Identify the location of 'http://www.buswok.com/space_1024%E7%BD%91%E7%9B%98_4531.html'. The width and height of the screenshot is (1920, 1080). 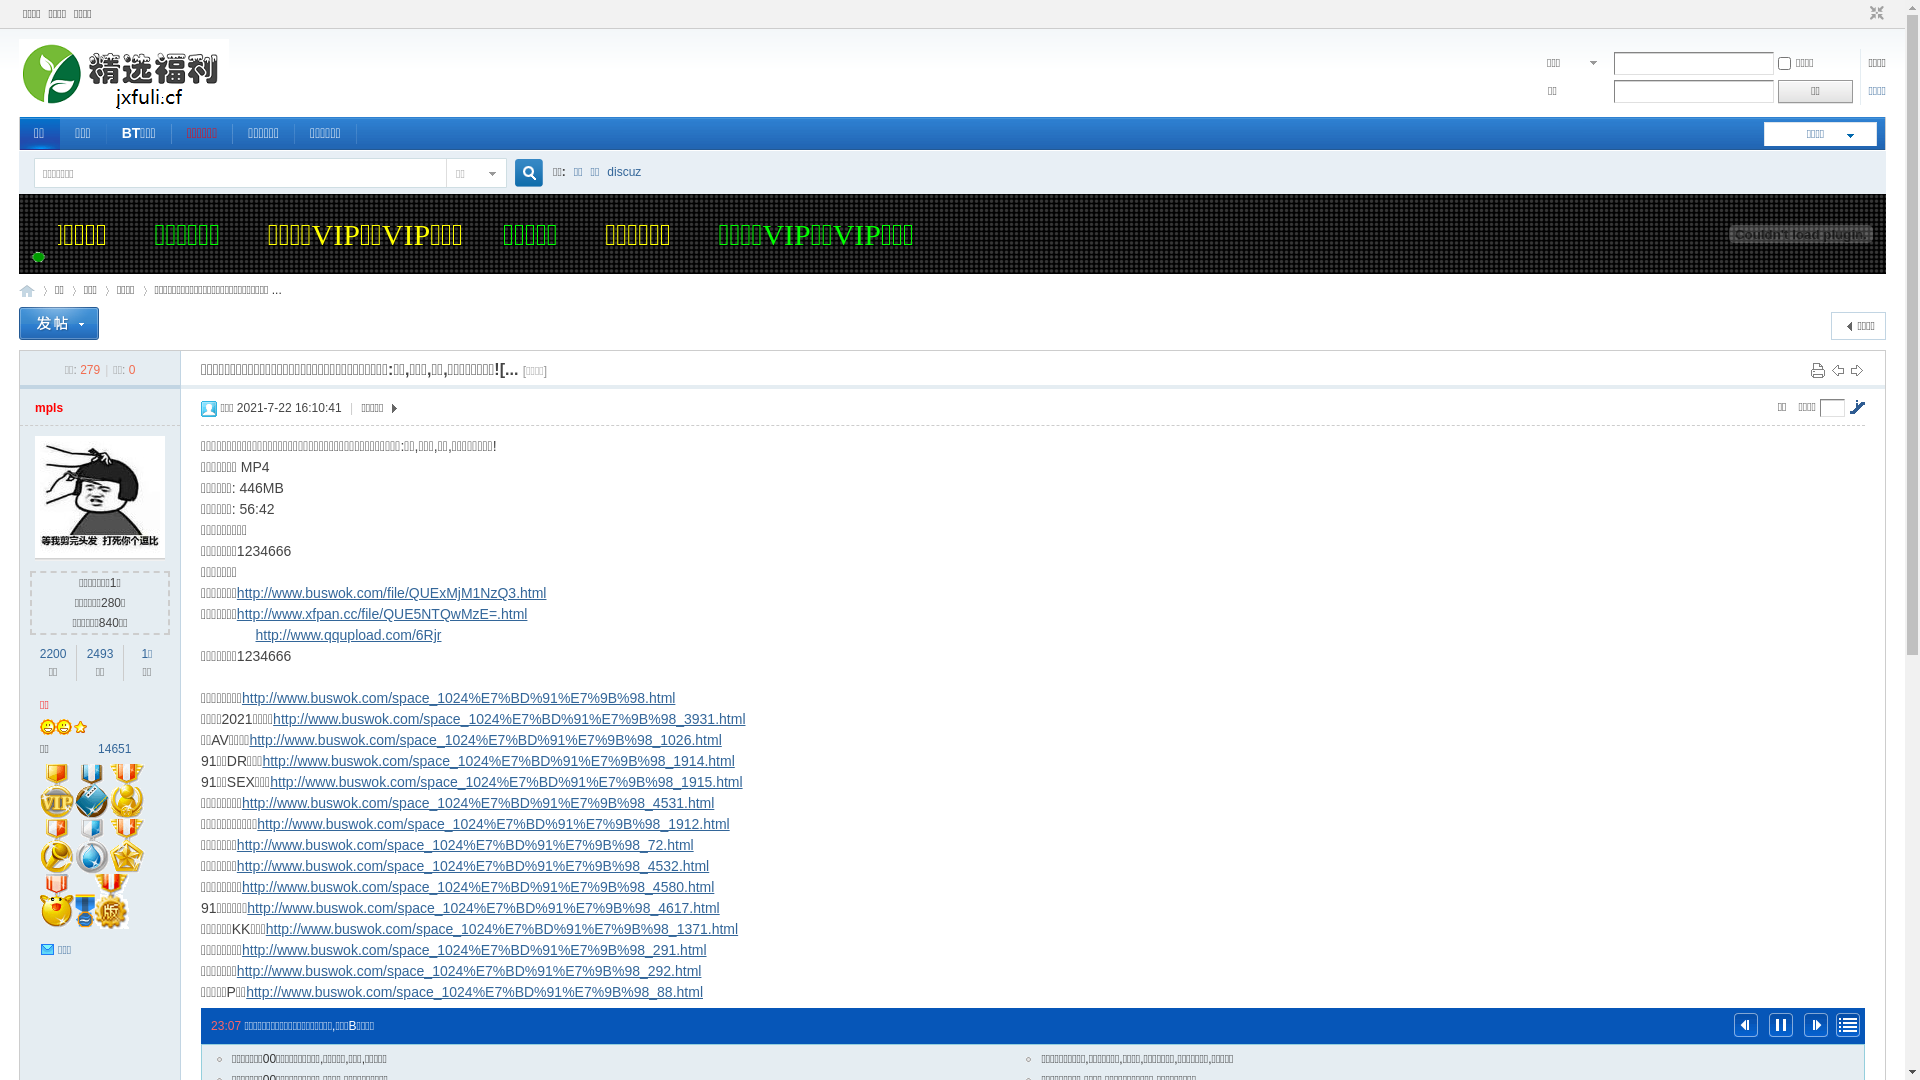
(477, 801).